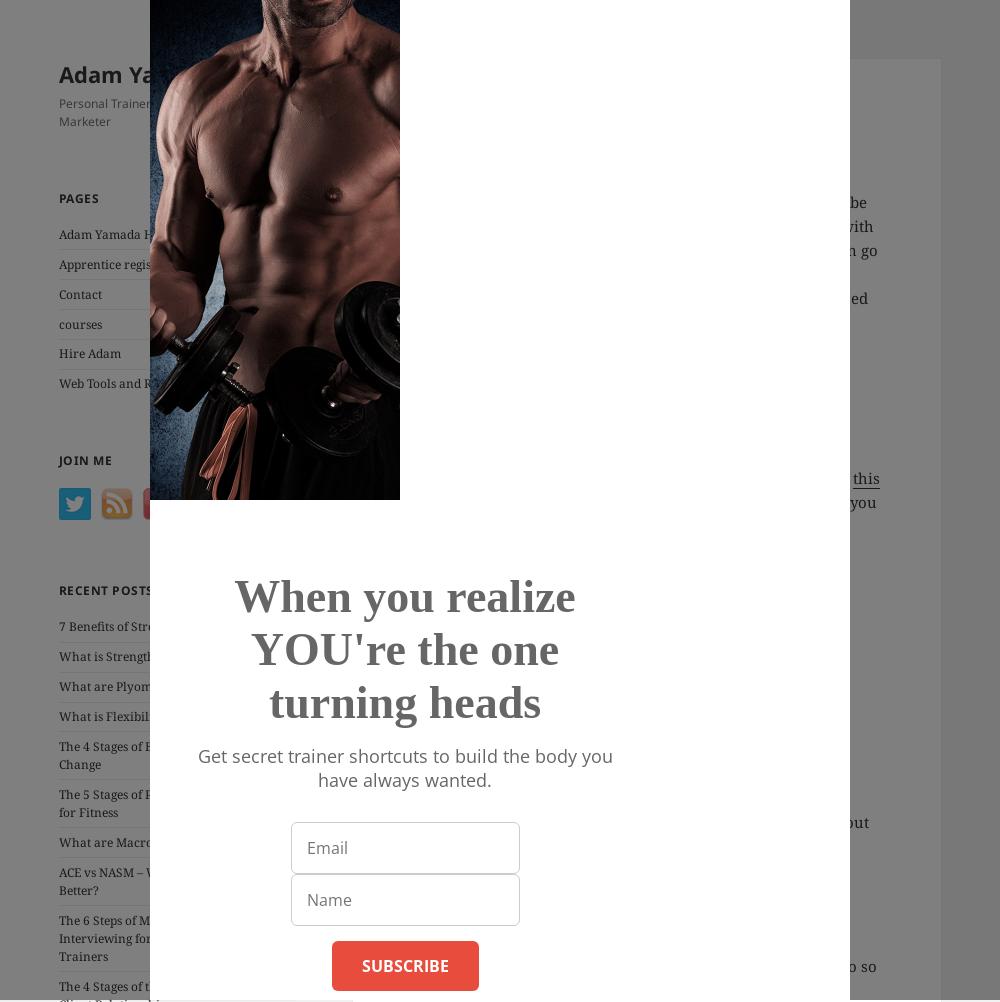 This screenshot has height=1002, width=1000. What do you see at coordinates (78, 322) in the screenshot?
I see `'courses'` at bounding box center [78, 322].